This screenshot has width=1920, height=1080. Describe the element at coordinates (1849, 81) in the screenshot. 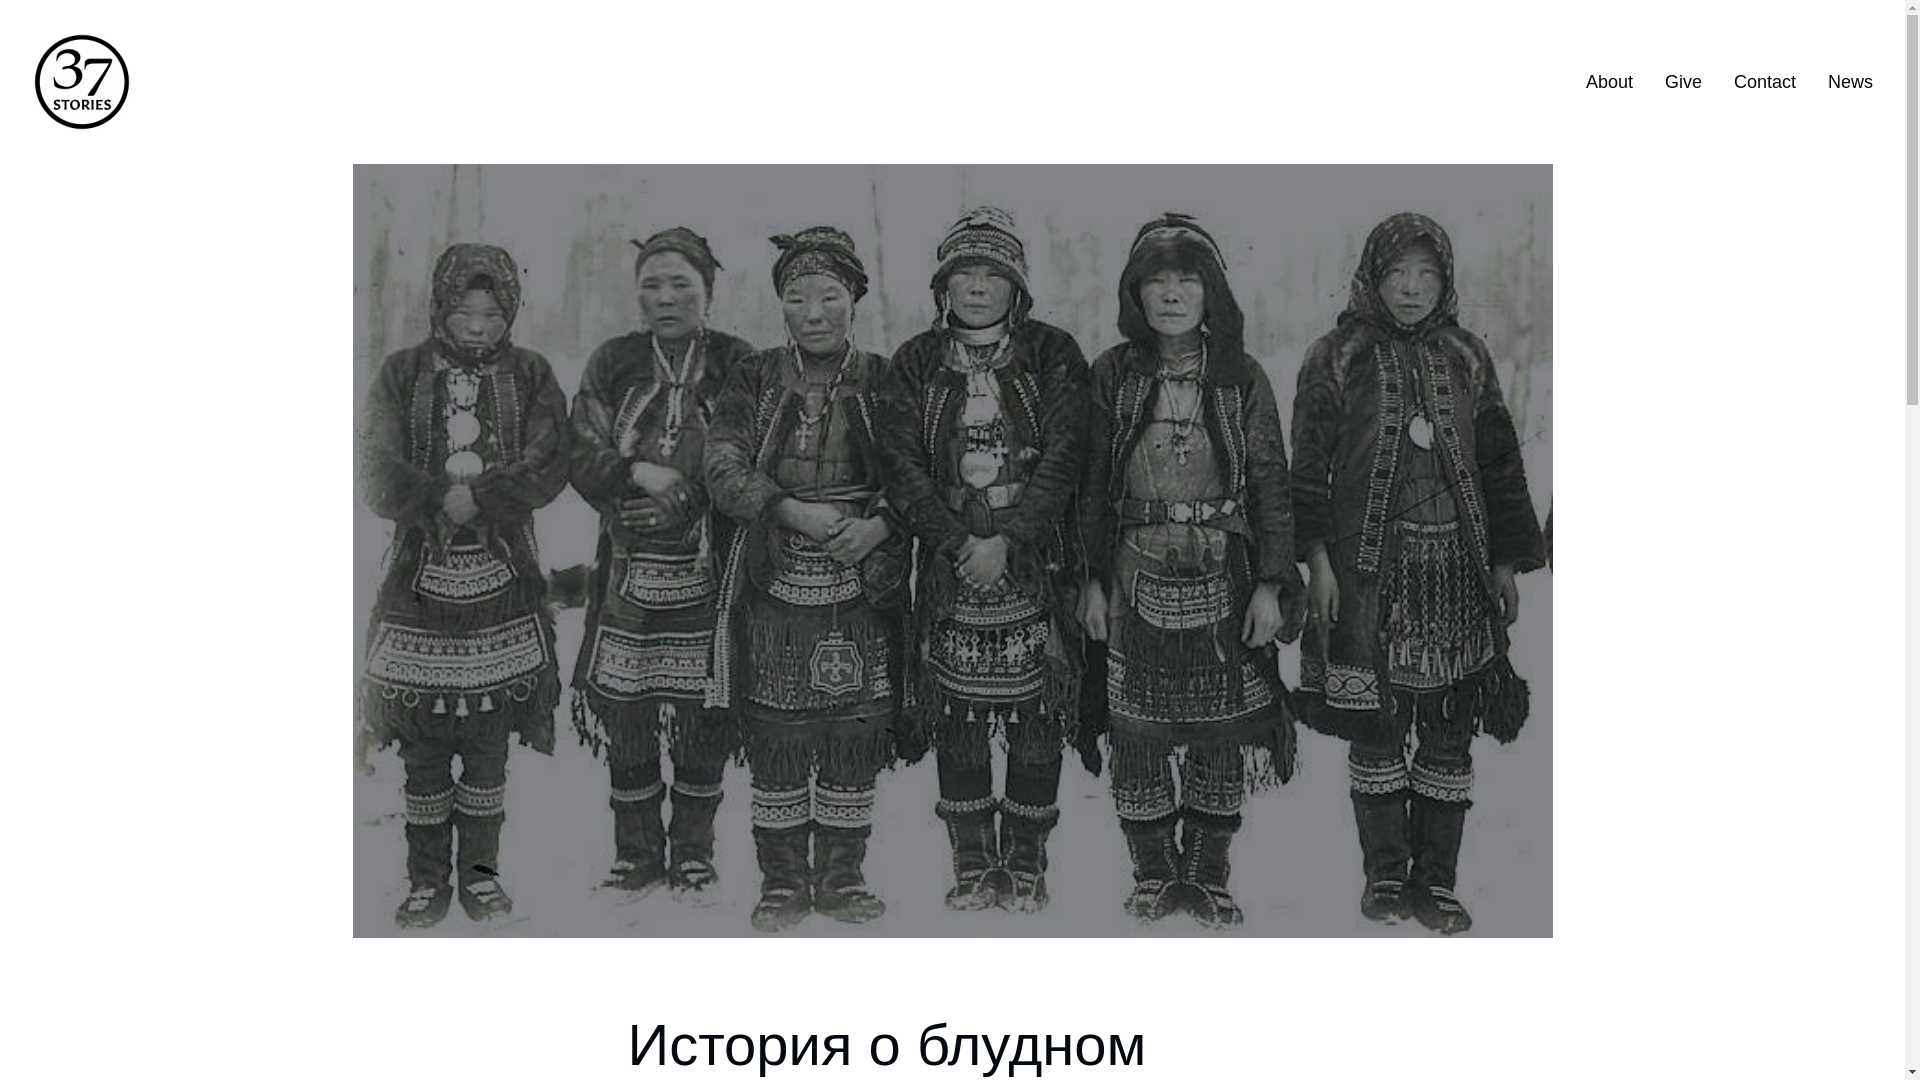

I see `'News'` at that location.